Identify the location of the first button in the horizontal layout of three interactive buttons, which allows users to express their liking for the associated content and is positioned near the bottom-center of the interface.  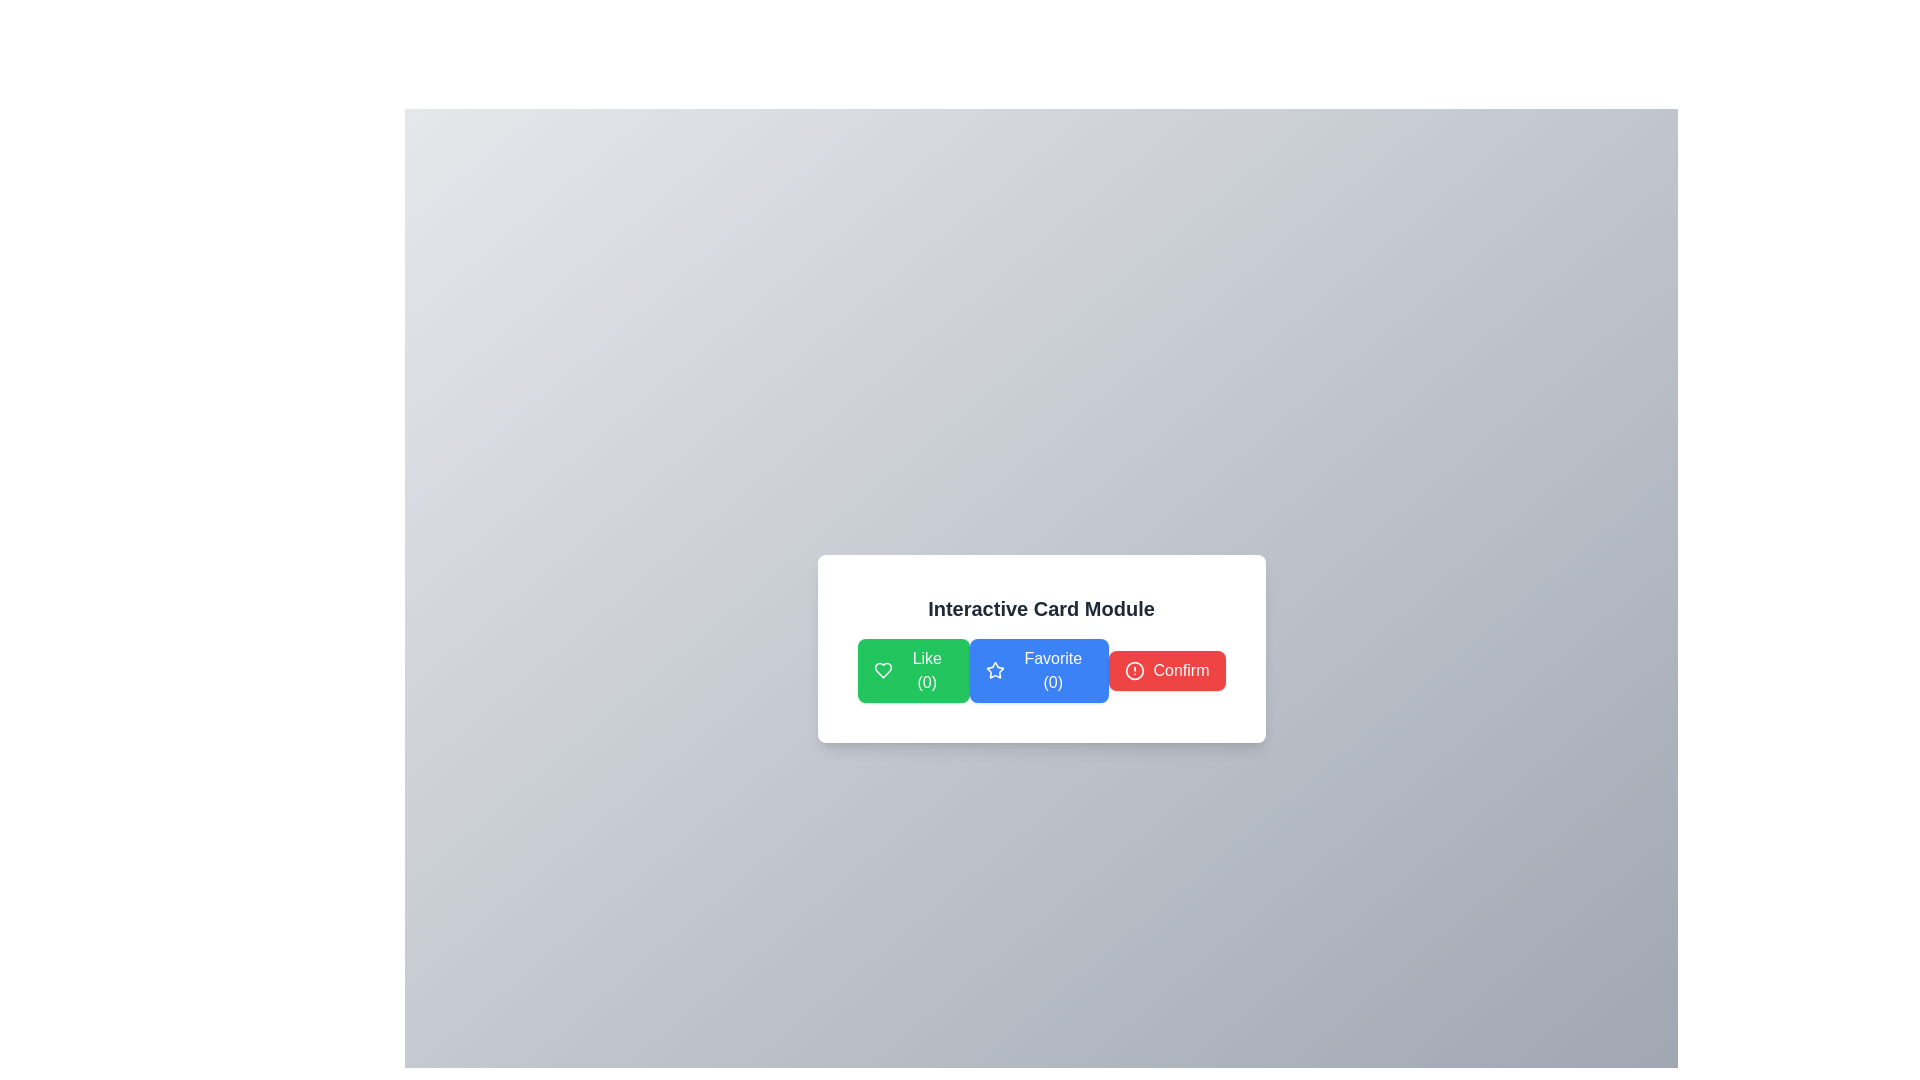
(912, 671).